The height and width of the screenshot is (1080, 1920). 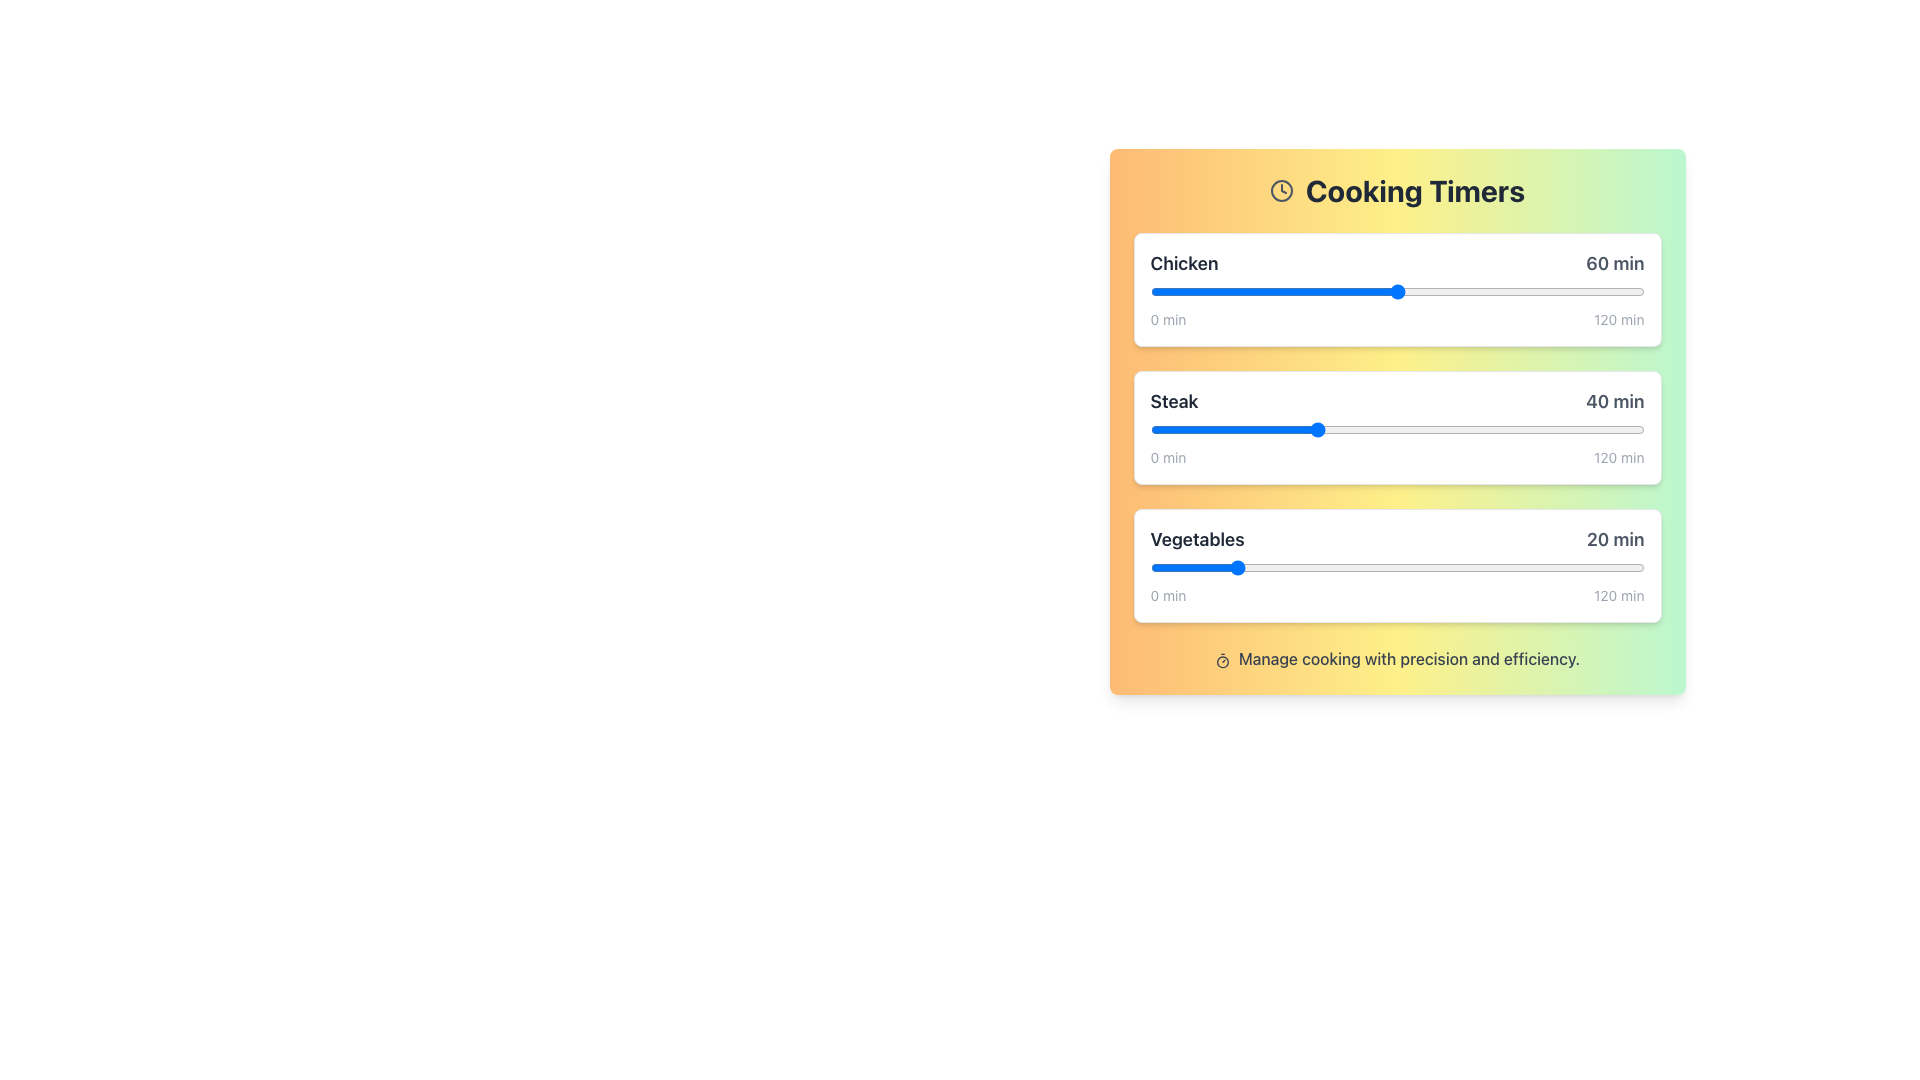 What do you see at coordinates (1260, 292) in the screenshot?
I see `the cooking timer value` at bounding box center [1260, 292].